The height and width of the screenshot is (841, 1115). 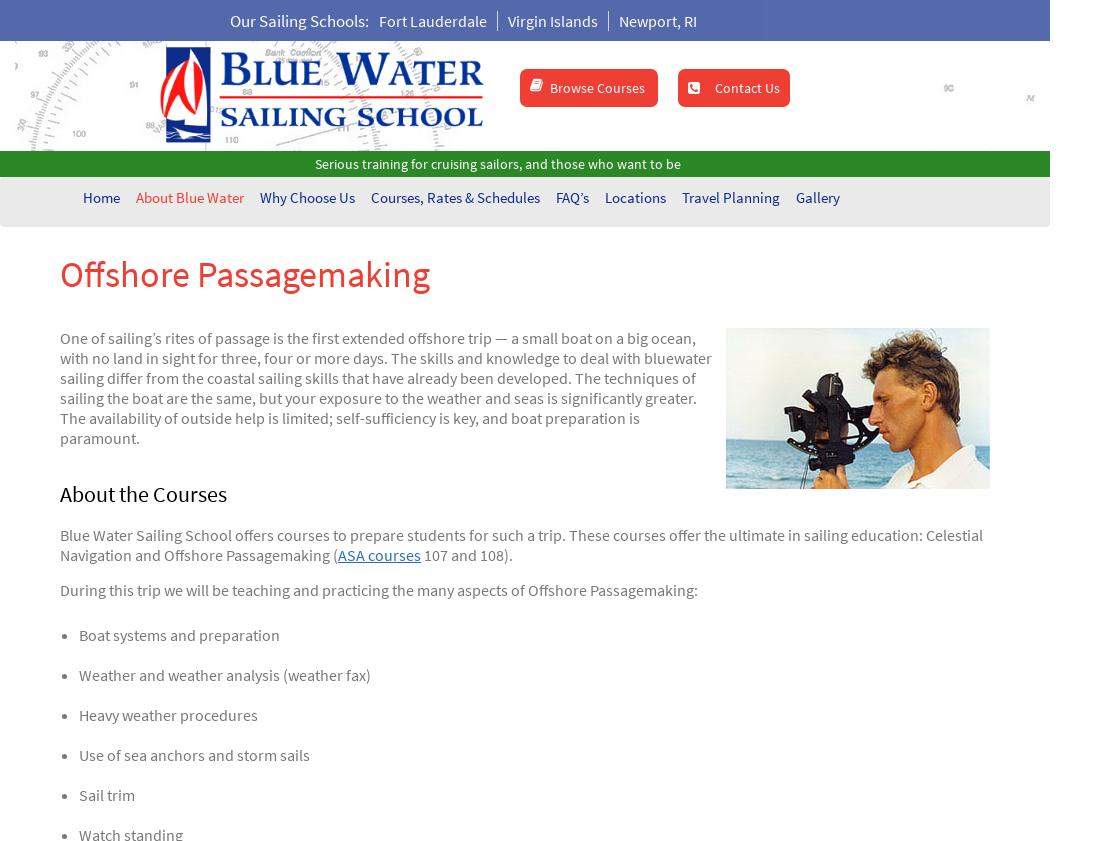 I want to click on 'Blue Water Sailing School offers courses to prepare students for such a trip. These courses offer the ultimate in sailing education: Celestial Navigation and Offshore Passagemaking (', so click(x=521, y=544).